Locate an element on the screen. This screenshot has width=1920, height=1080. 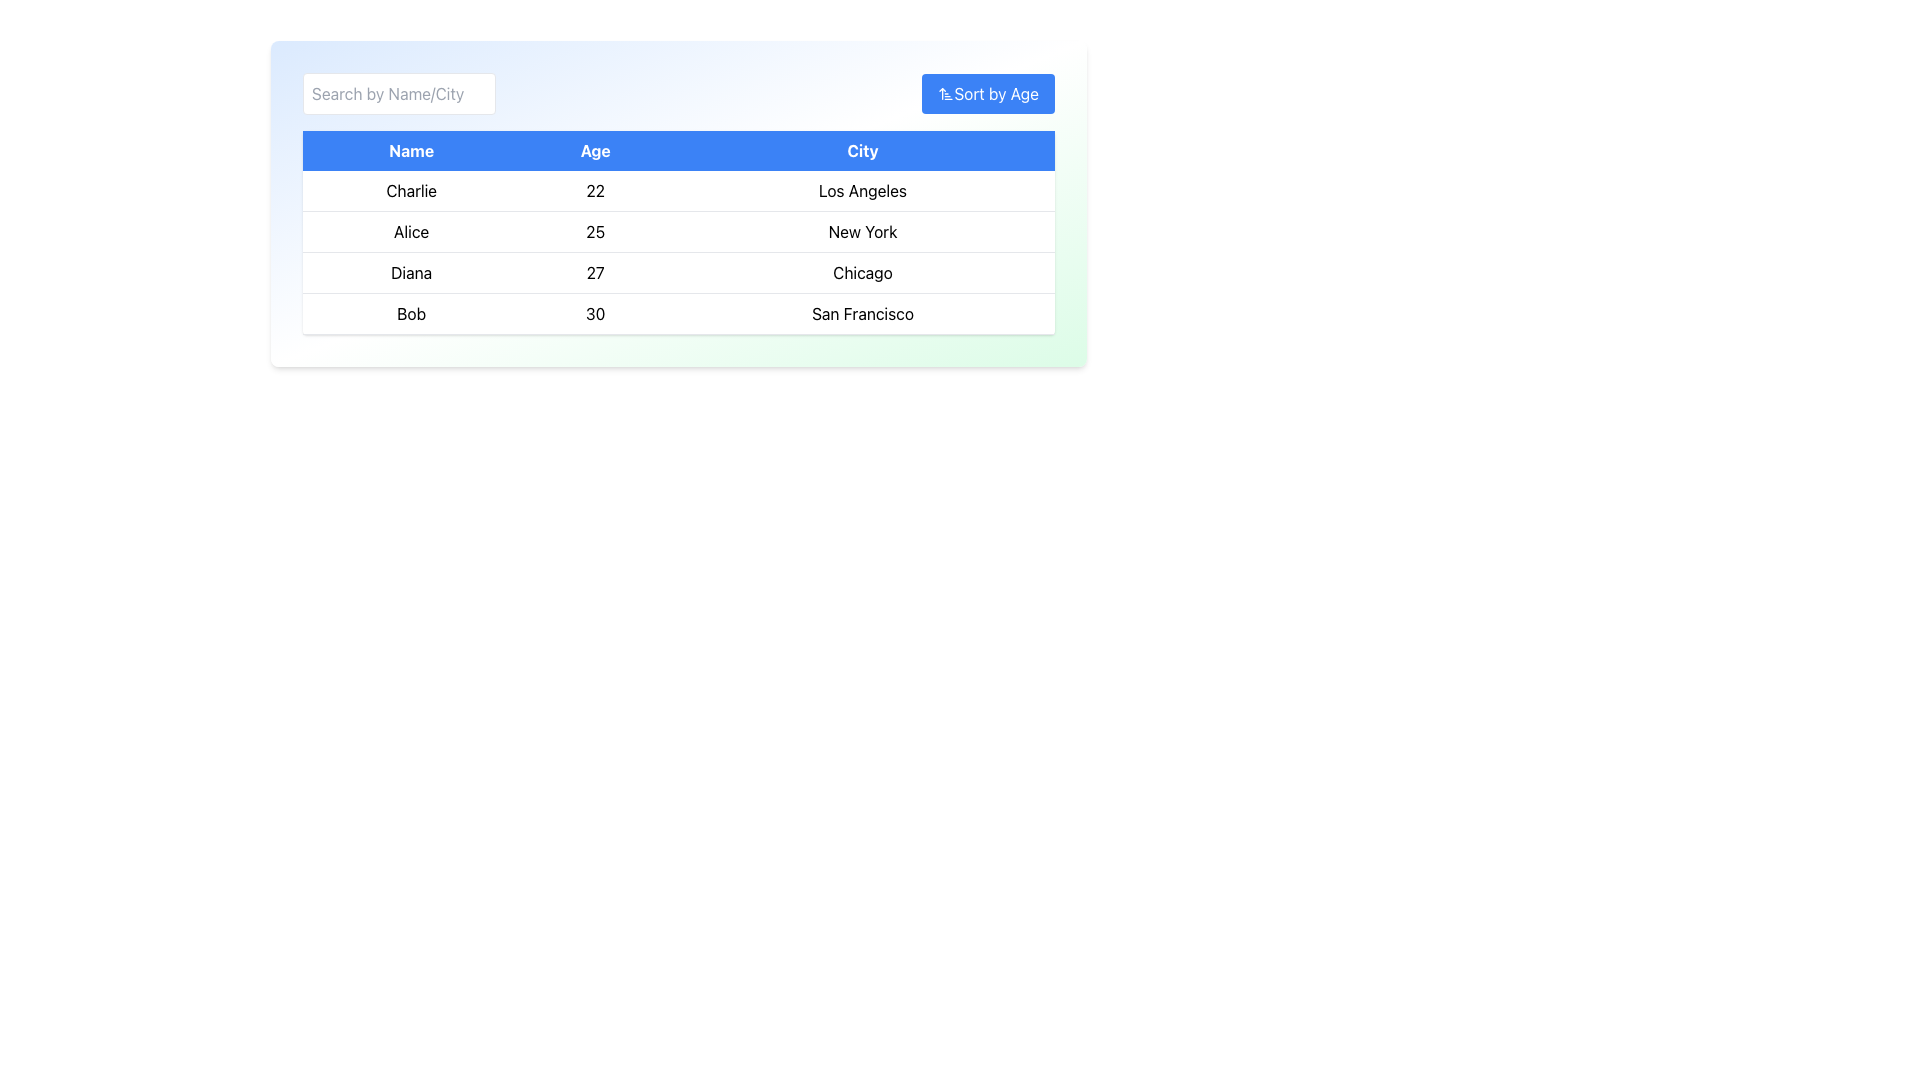
the text displaying the age of 'Charlie' located under the 'Age' heading in the data table is located at coordinates (594, 191).